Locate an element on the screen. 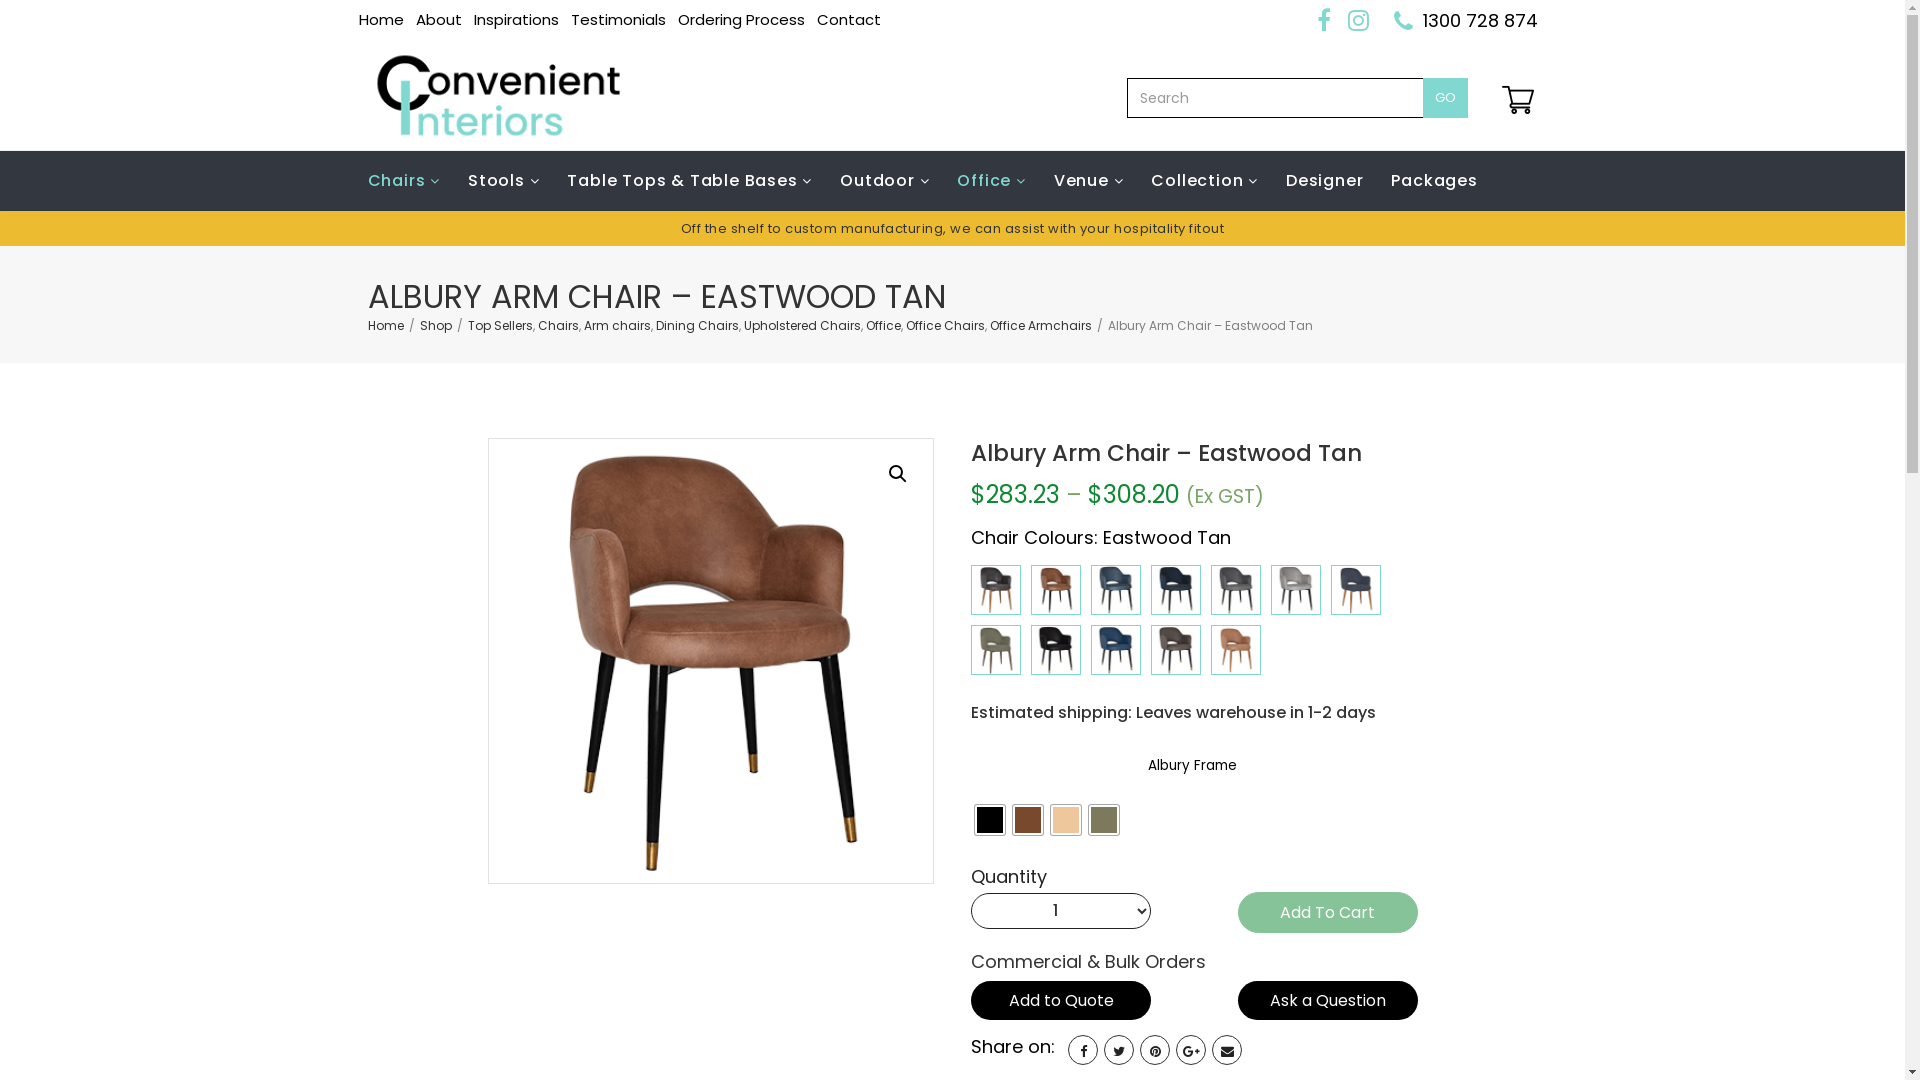 This screenshot has height=1080, width=1920. '1300 728 874' is located at coordinates (1420, 20).